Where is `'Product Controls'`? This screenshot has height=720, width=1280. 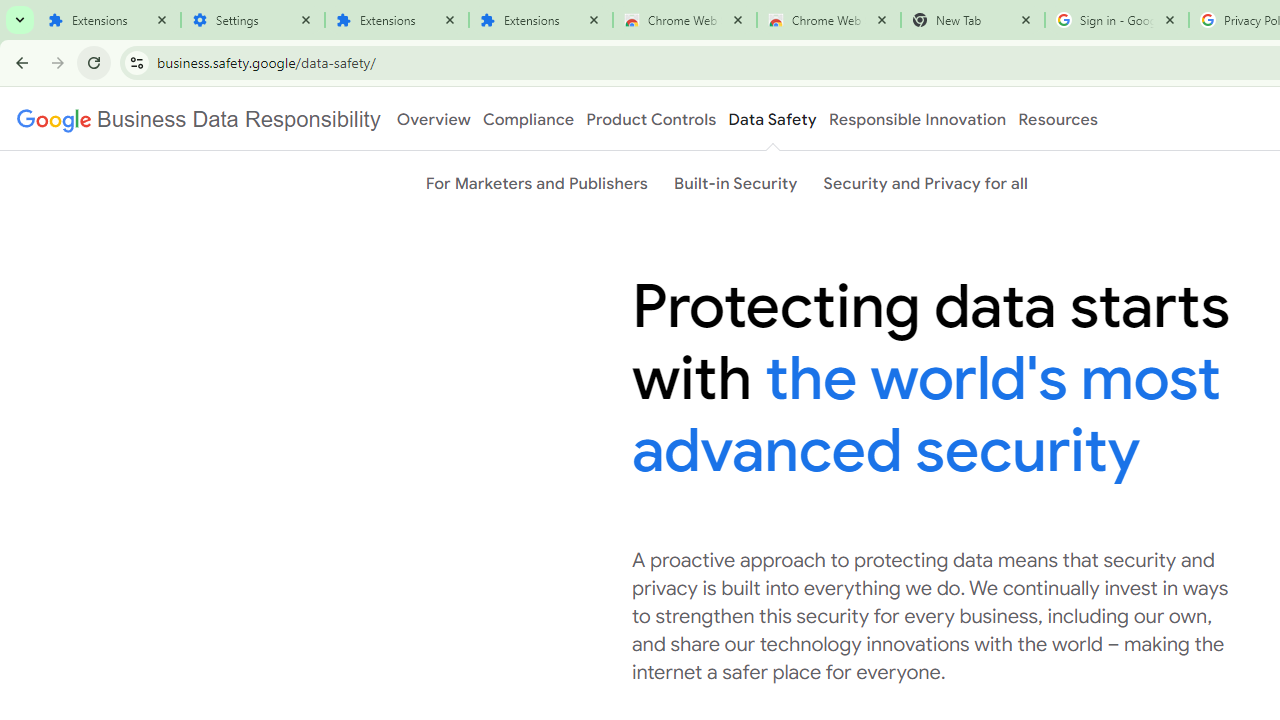
'Product Controls' is located at coordinates (651, 119).